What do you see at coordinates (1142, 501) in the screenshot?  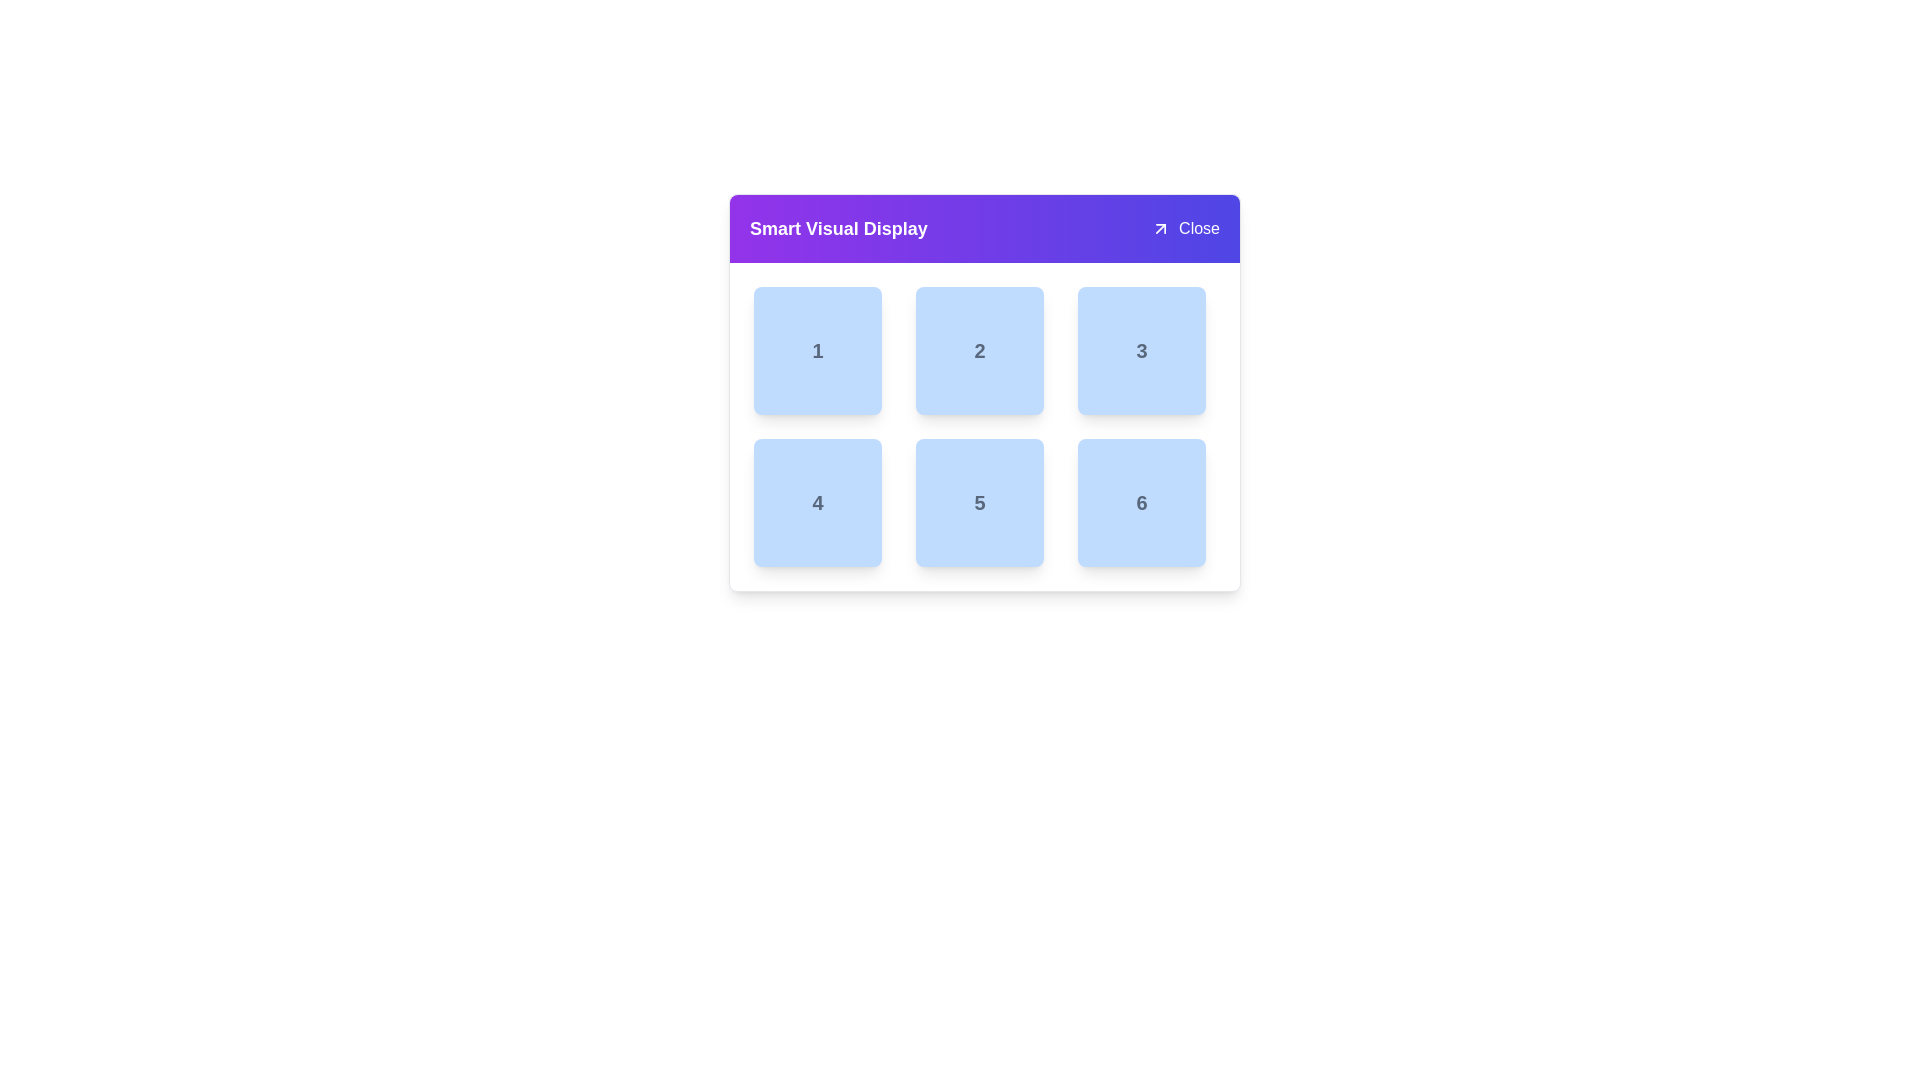 I see `the static display element with a numerical label located in the bottom-right corner of a 3x2 grid layout, which is the sixth item in the sequence` at bounding box center [1142, 501].